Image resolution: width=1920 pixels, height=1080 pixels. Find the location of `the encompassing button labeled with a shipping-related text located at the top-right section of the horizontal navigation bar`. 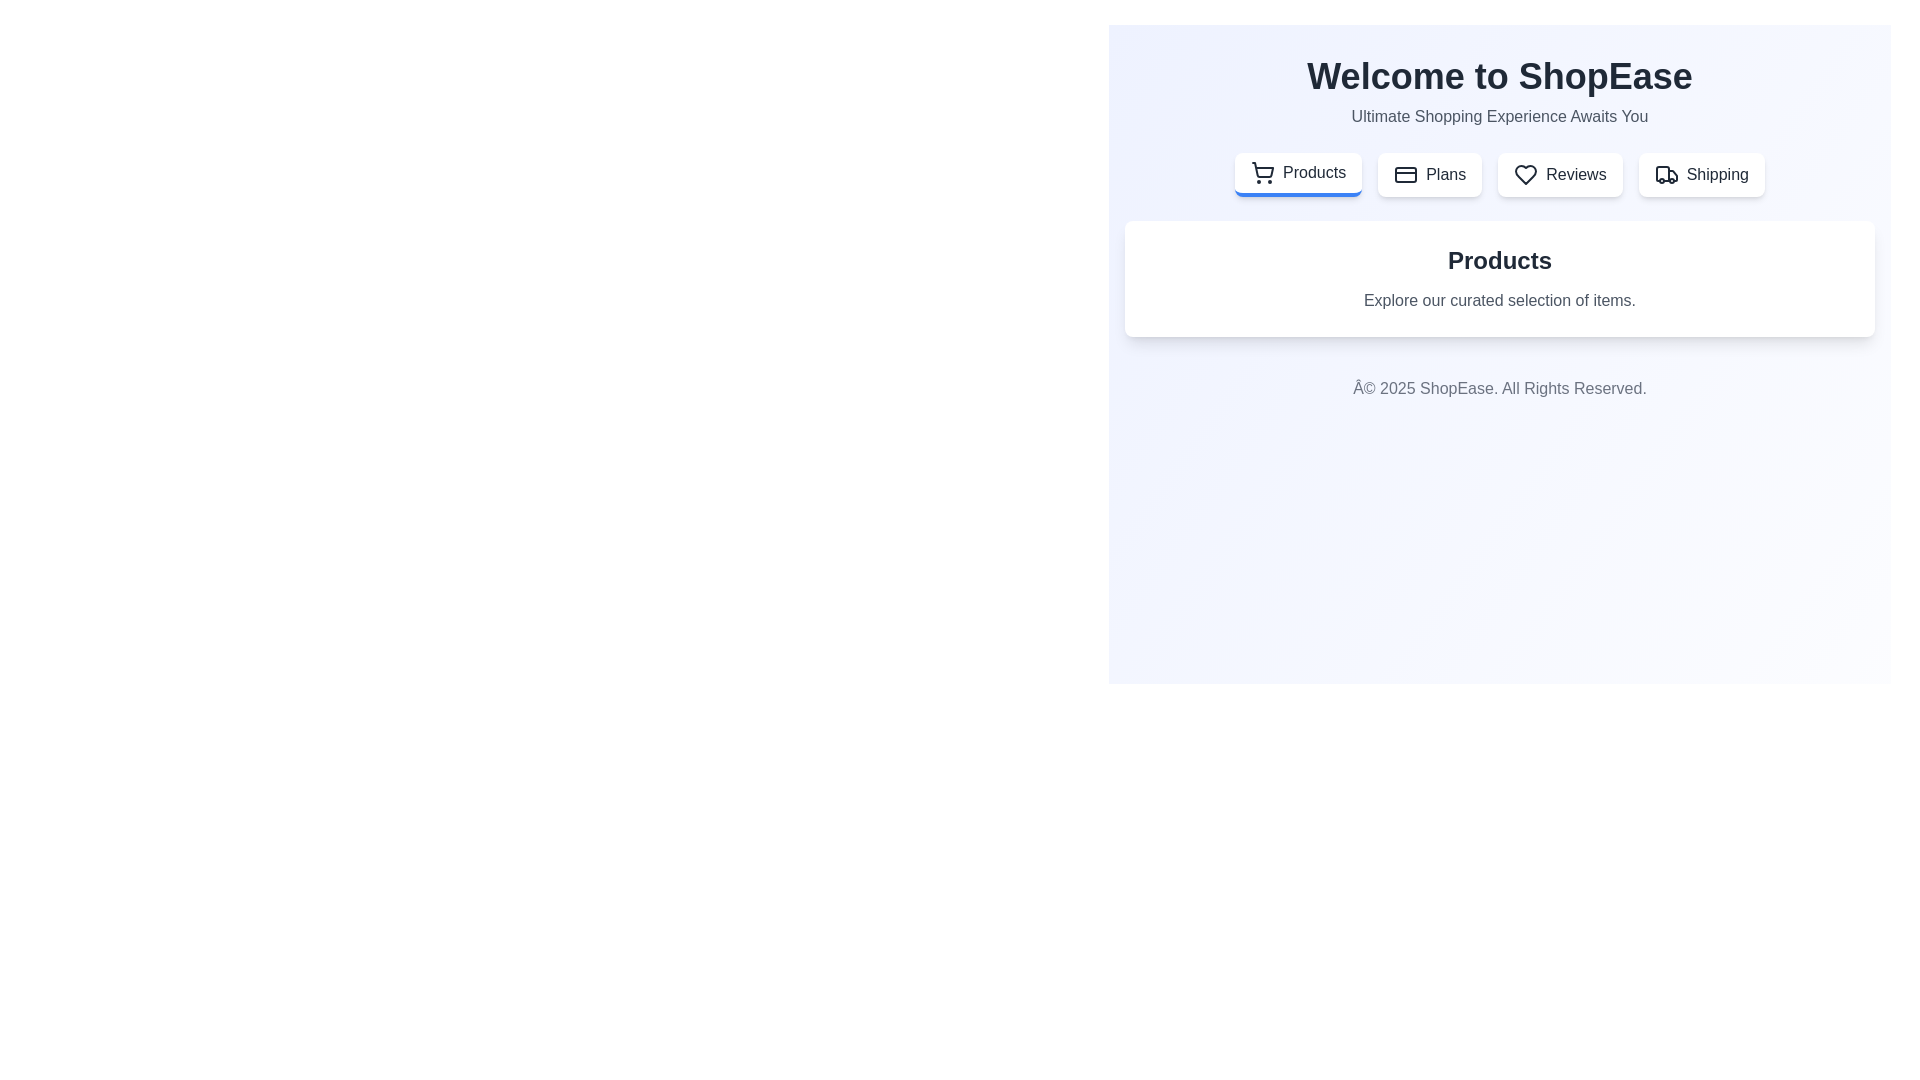

the encompassing button labeled with a shipping-related text located at the top-right section of the horizontal navigation bar is located at coordinates (1716, 173).